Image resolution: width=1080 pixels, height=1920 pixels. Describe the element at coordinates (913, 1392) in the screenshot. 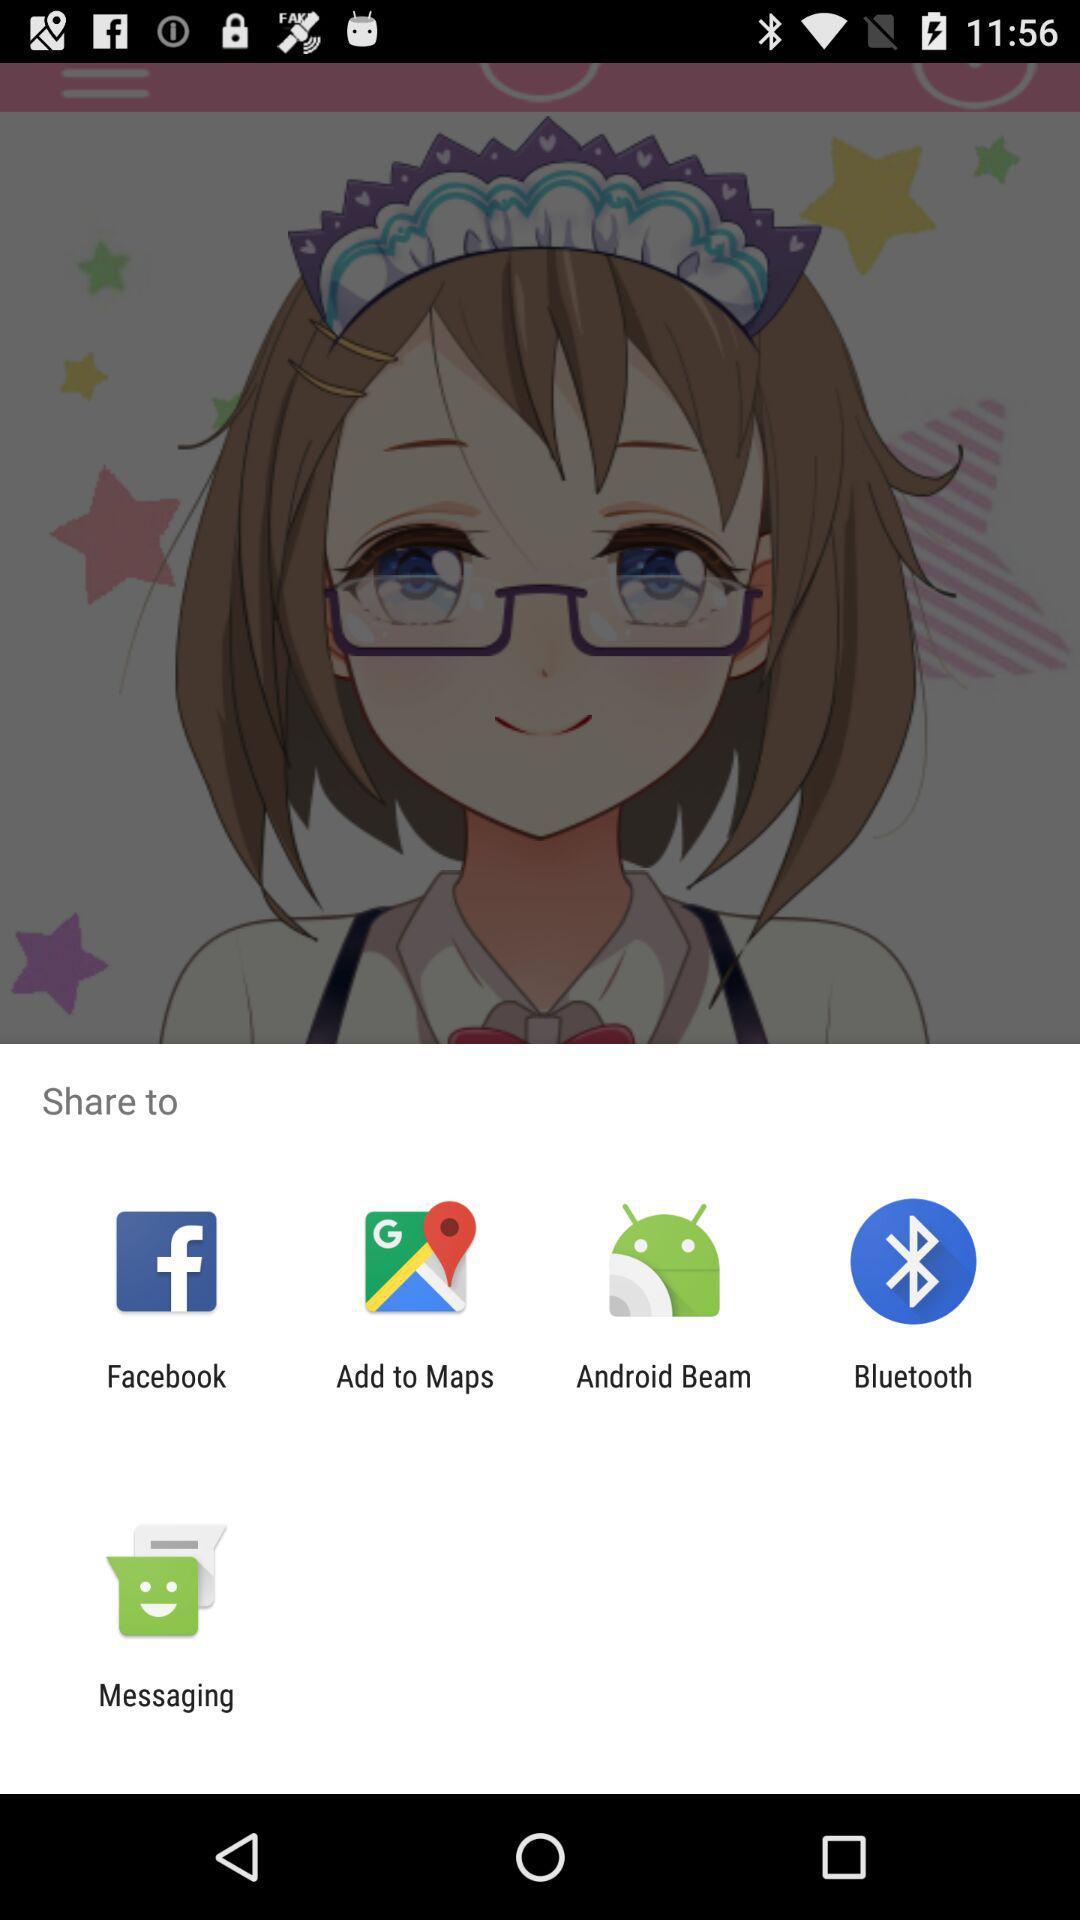

I see `the app at the bottom right corner` at that location.